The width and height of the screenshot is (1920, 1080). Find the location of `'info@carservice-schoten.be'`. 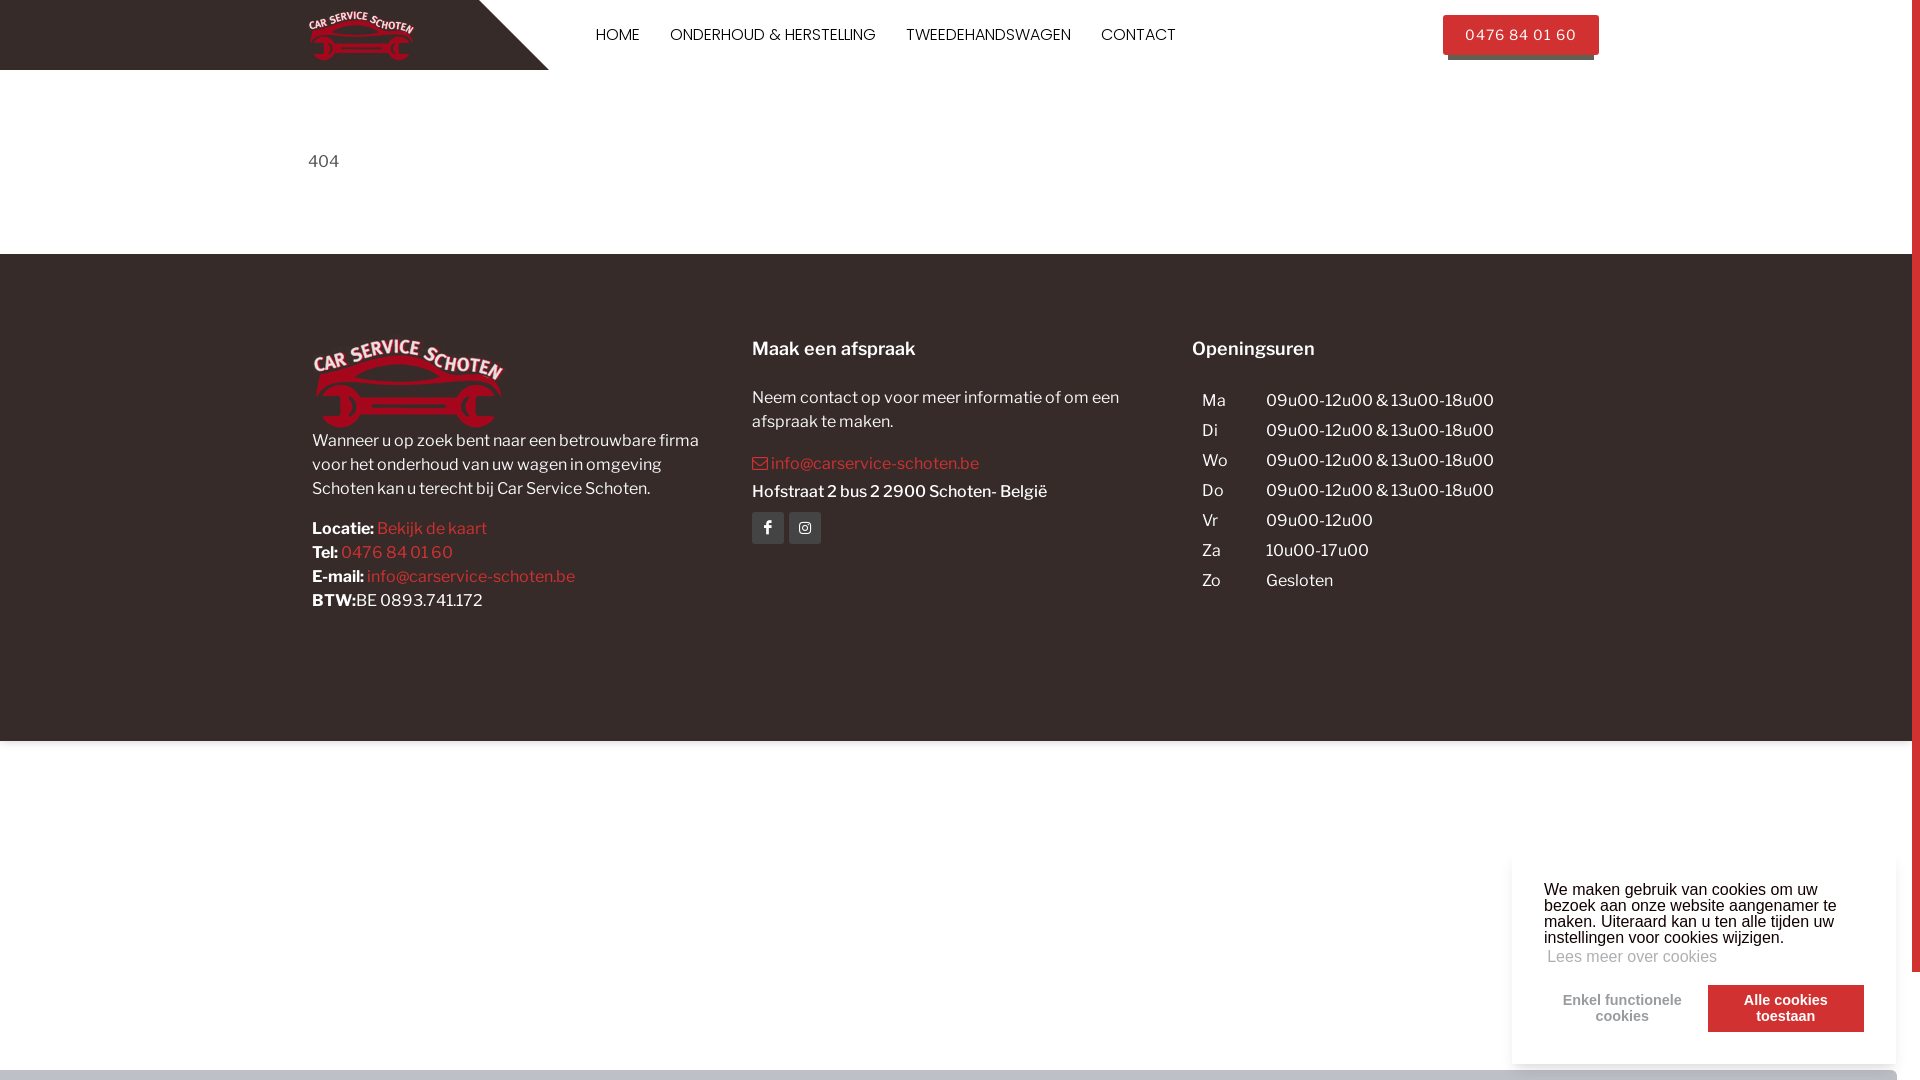

'info@carservice-schoten.be' is located at coordinates (469, 576).